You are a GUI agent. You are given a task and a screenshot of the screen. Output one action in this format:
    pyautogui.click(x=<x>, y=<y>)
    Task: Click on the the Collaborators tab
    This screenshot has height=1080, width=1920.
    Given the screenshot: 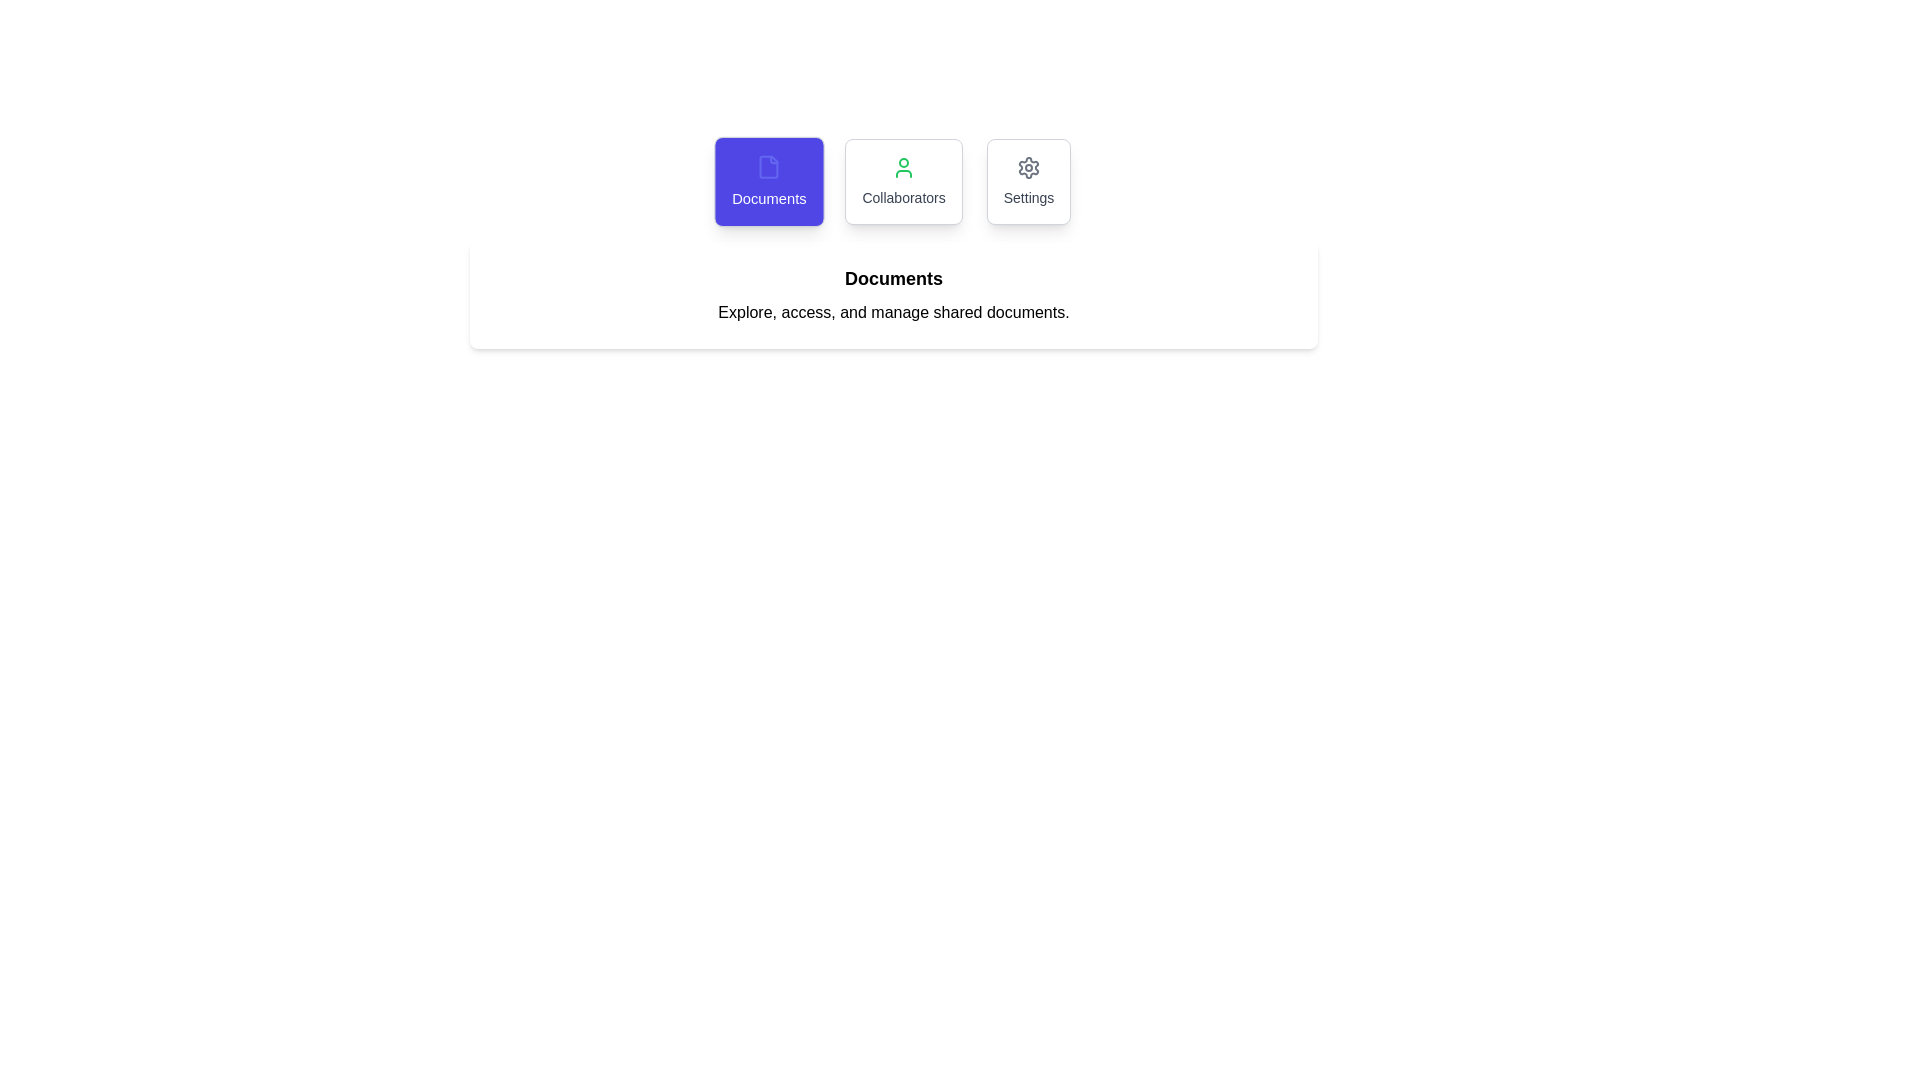 What is the action you would take?
    pyautogui.click(x=903, y=181)
    